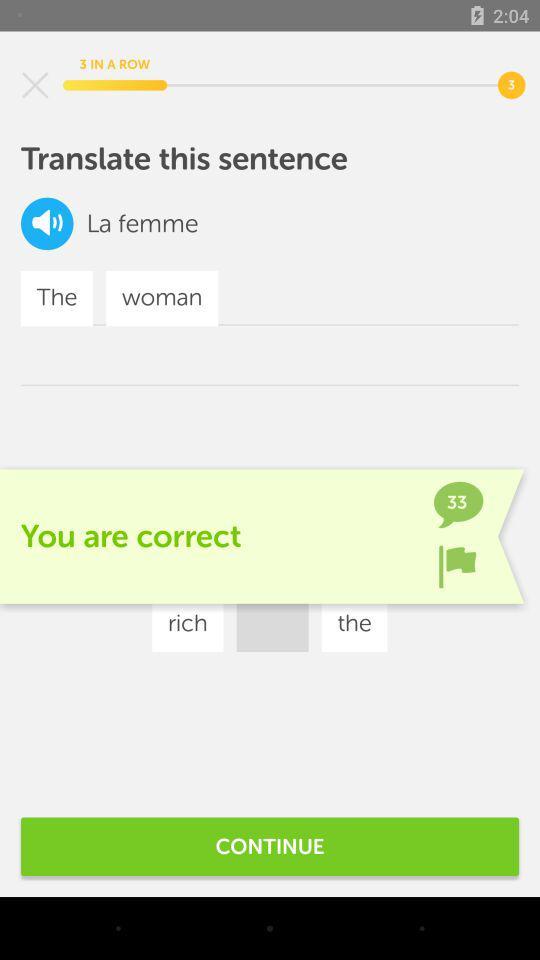  What do you see at coordinates (98, 223) in the screenshot?
I see `icon below the translate this sentence icon` at bounding box center [98, 223].